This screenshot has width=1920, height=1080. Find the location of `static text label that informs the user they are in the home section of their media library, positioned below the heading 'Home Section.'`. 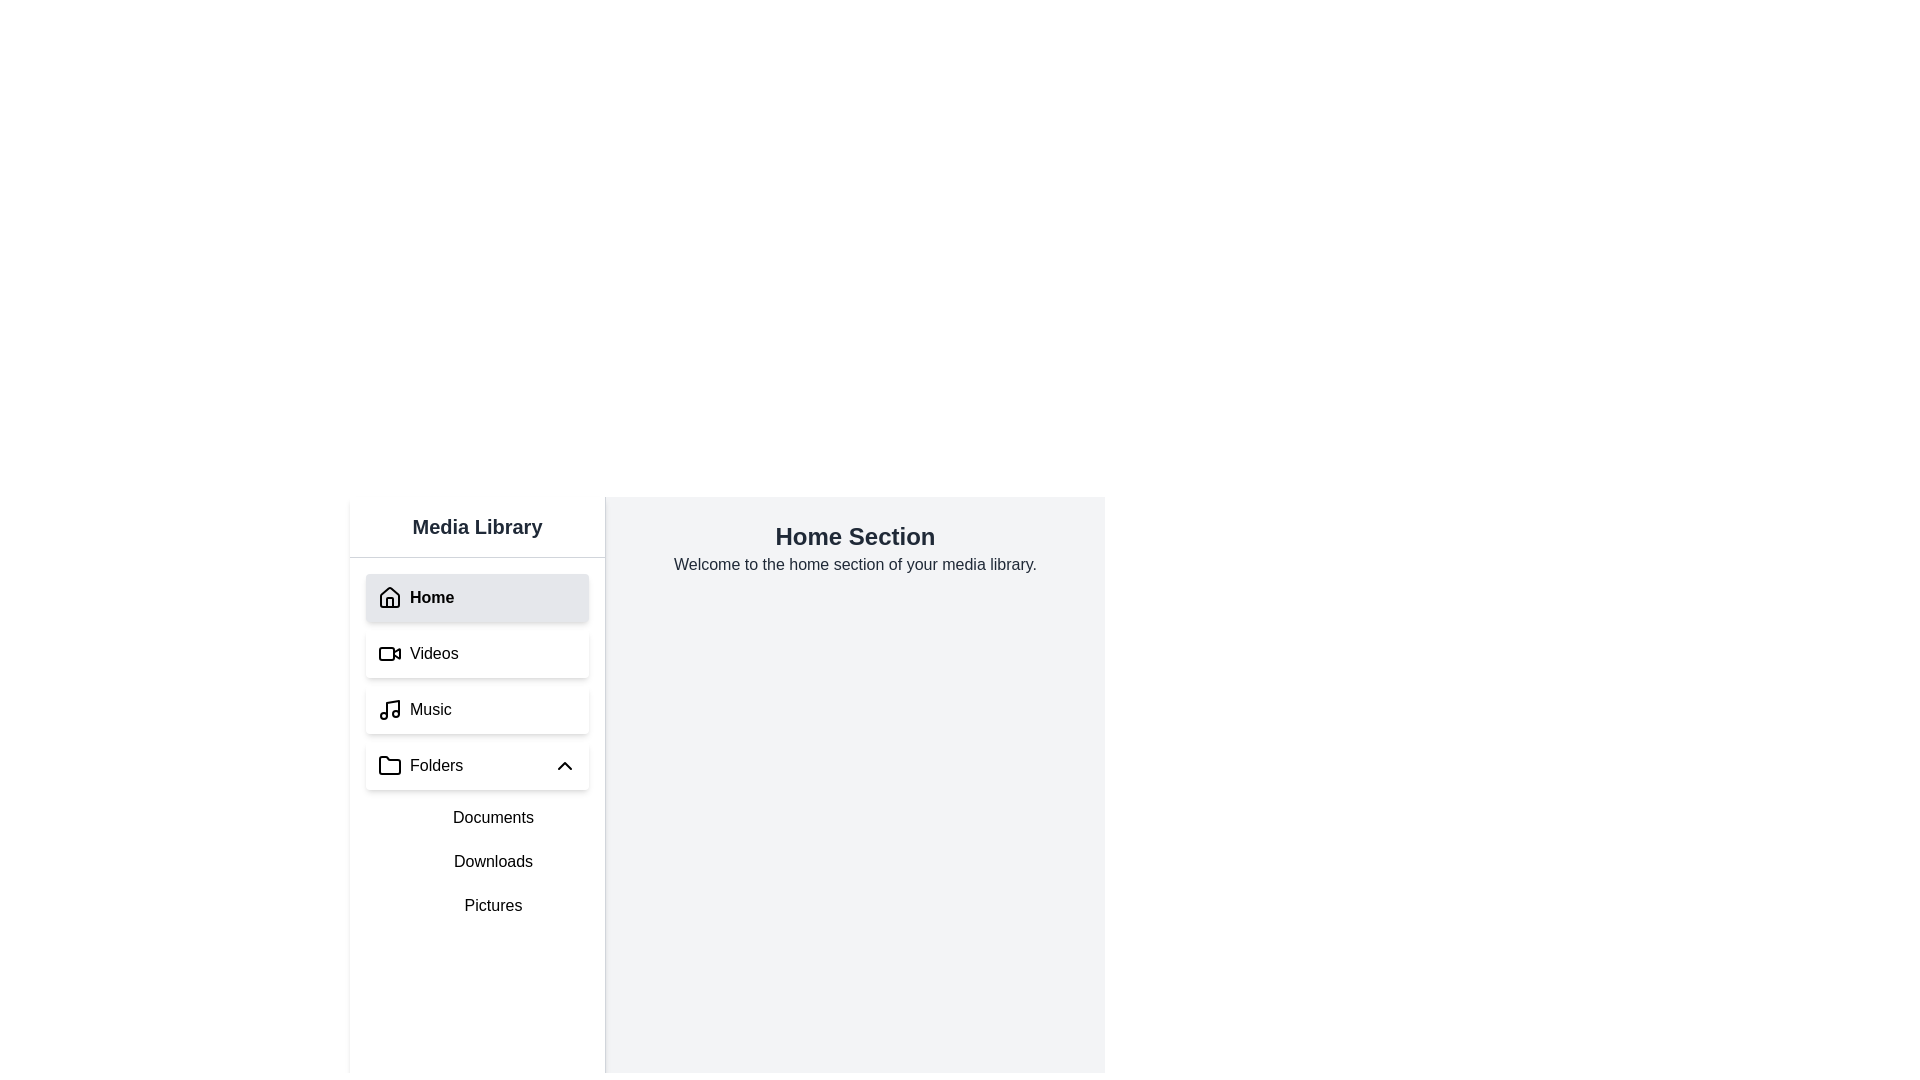

static text label that informs the user they are in the home section of their media library, positioned below the heading 'Home Section.' is located at coordinates (855, 564).